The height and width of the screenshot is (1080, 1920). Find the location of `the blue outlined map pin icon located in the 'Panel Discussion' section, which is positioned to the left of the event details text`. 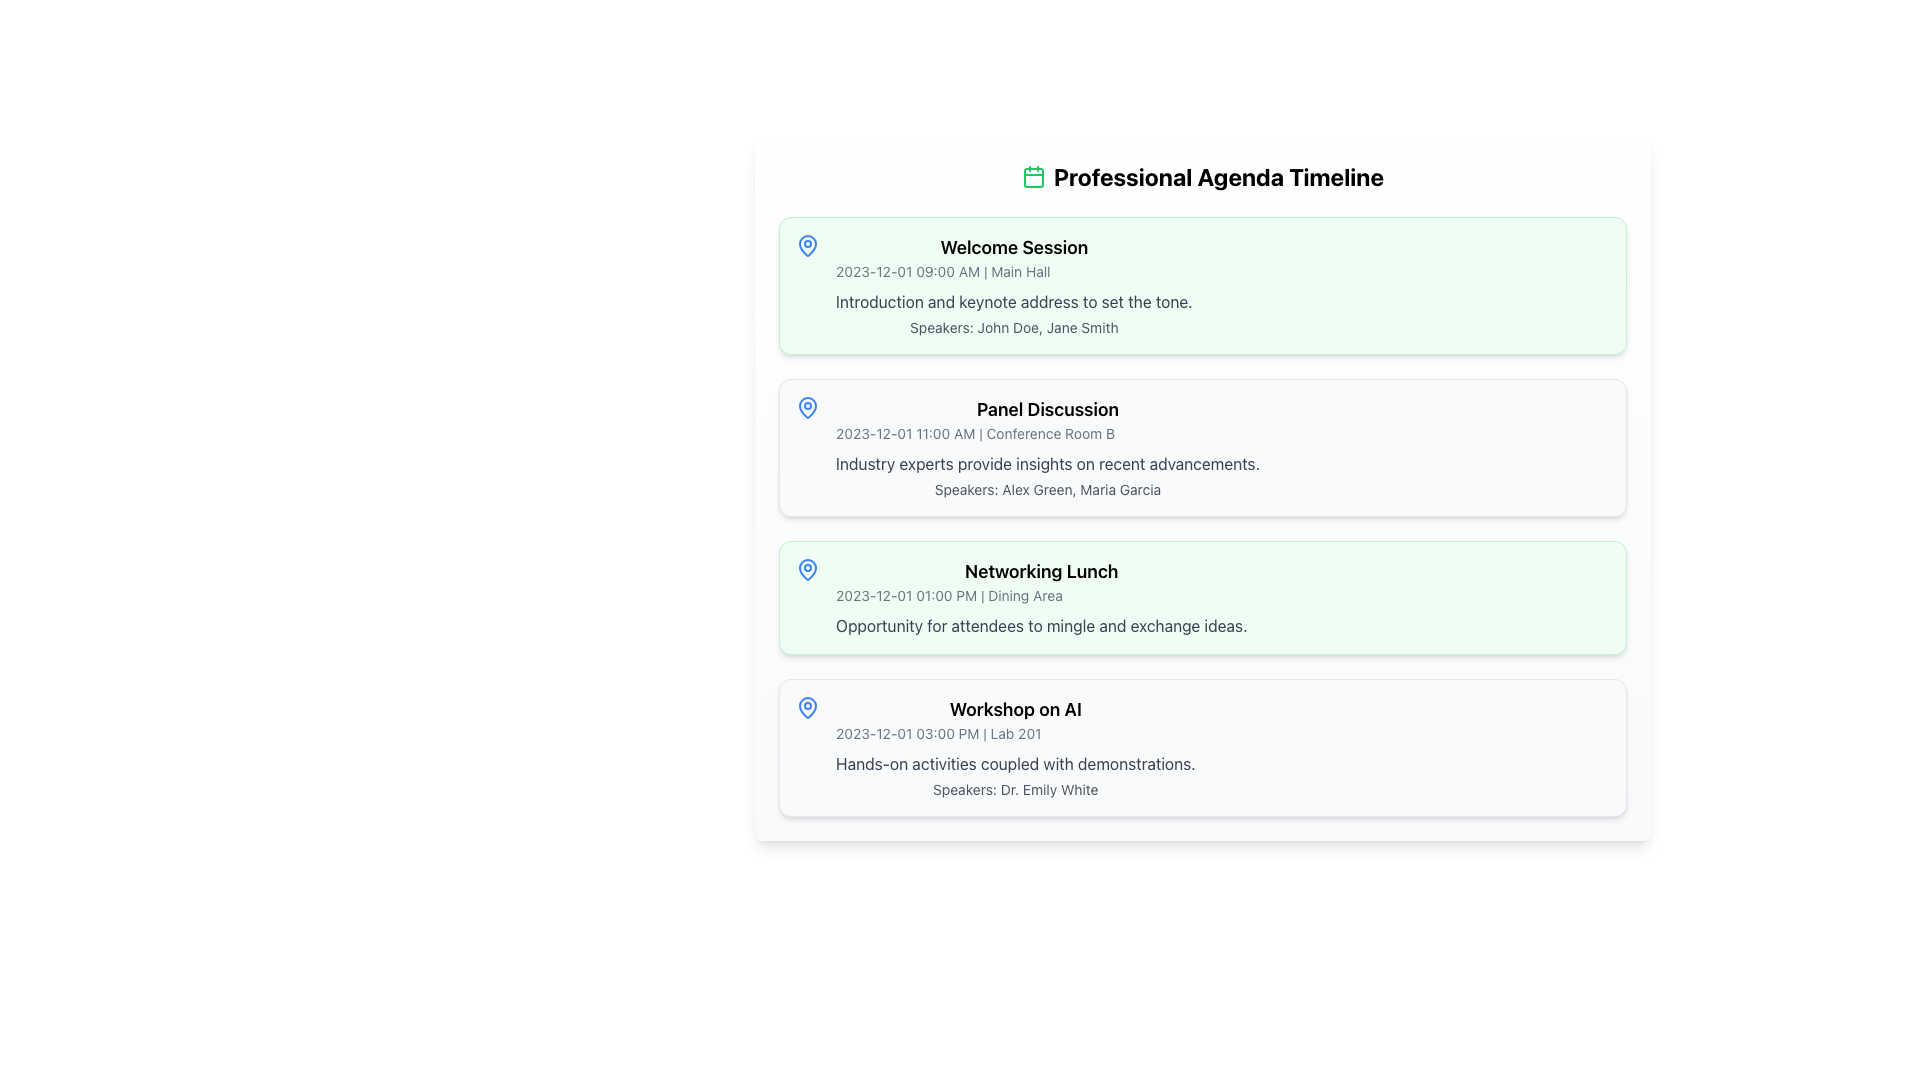

the blue outlined map pin icon located in the 'Panel Discussion' section, which is positioned to the left of the event details text is located at coordinates (807, 407).